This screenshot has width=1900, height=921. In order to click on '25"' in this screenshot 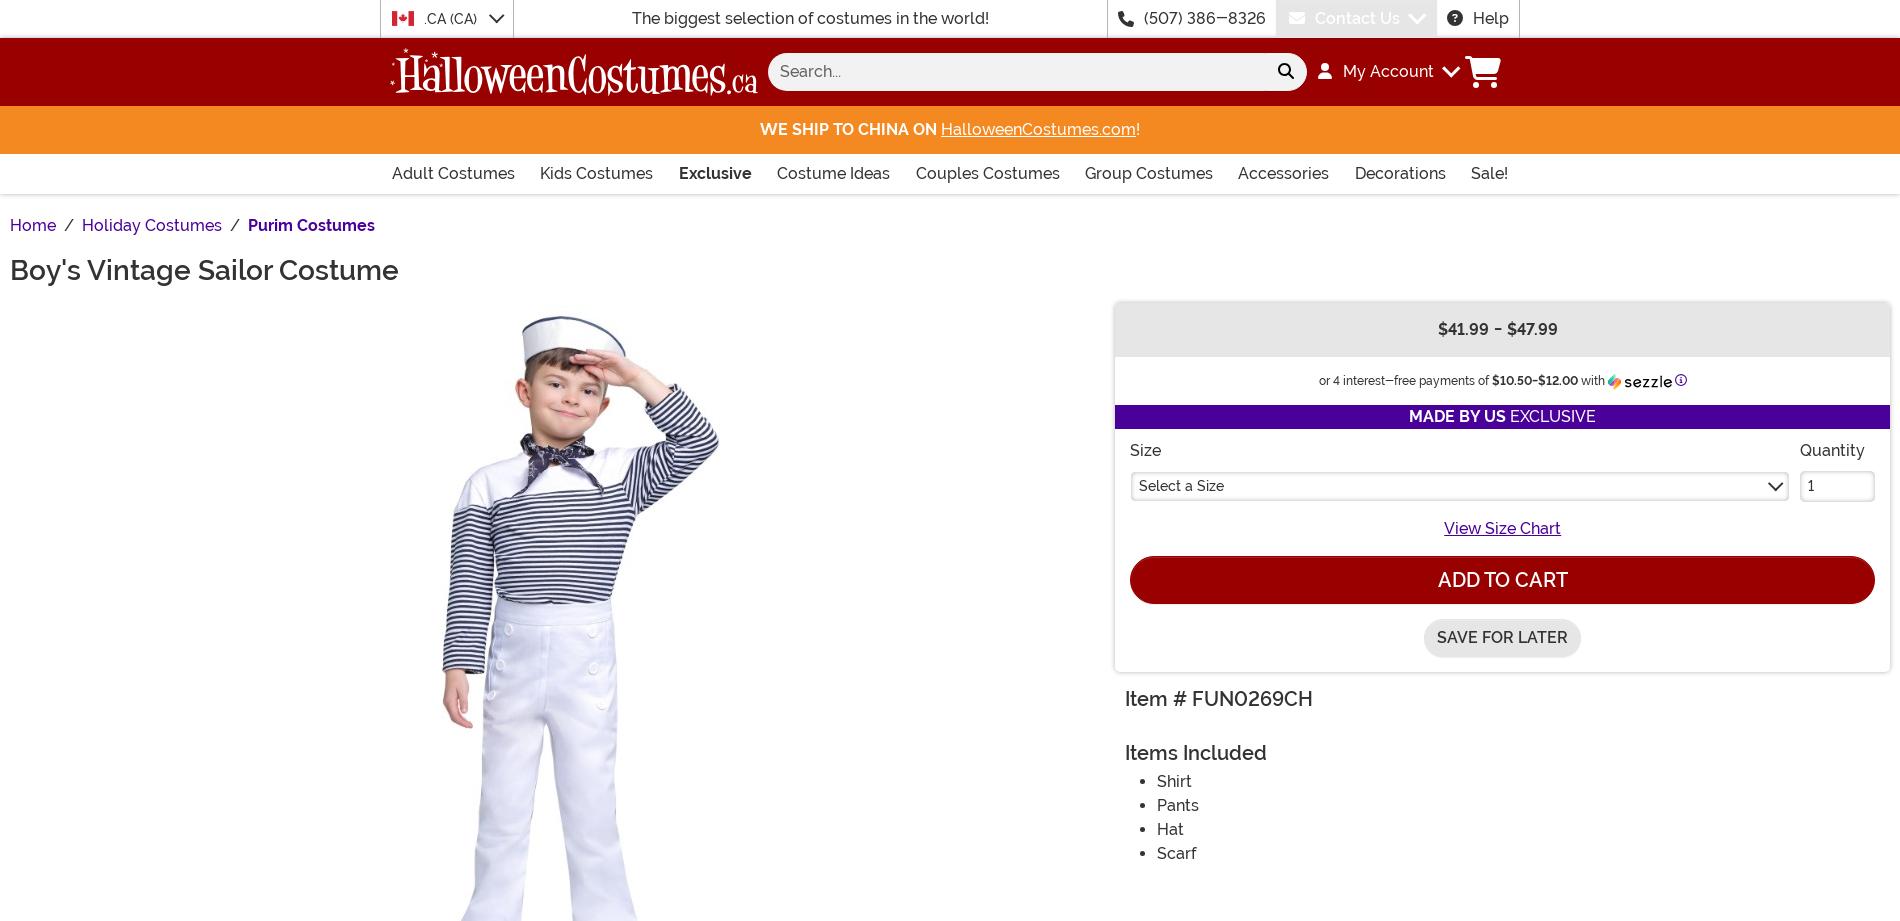, I will do `click(516, 38)`.